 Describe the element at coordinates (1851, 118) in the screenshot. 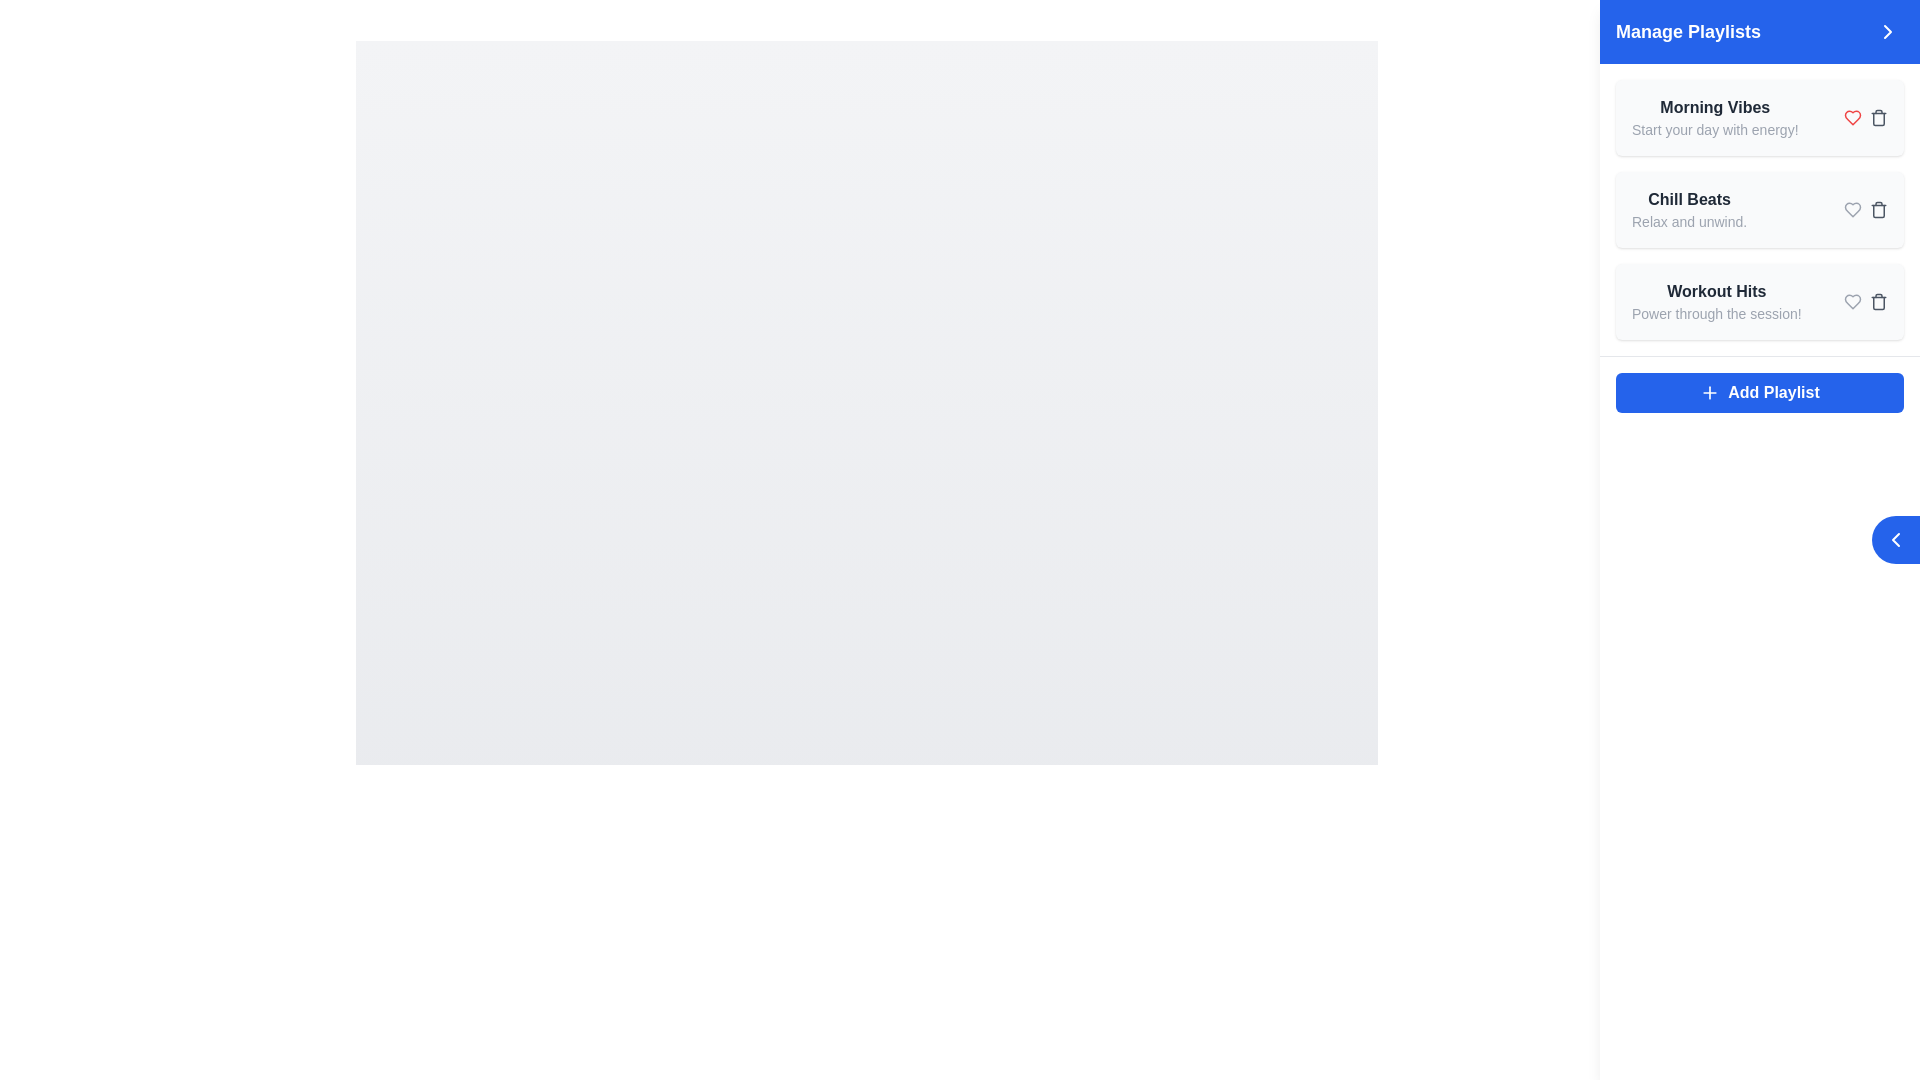

I see `the favorite icon button located in the 'Morning Vibes' playlist section` at that location.